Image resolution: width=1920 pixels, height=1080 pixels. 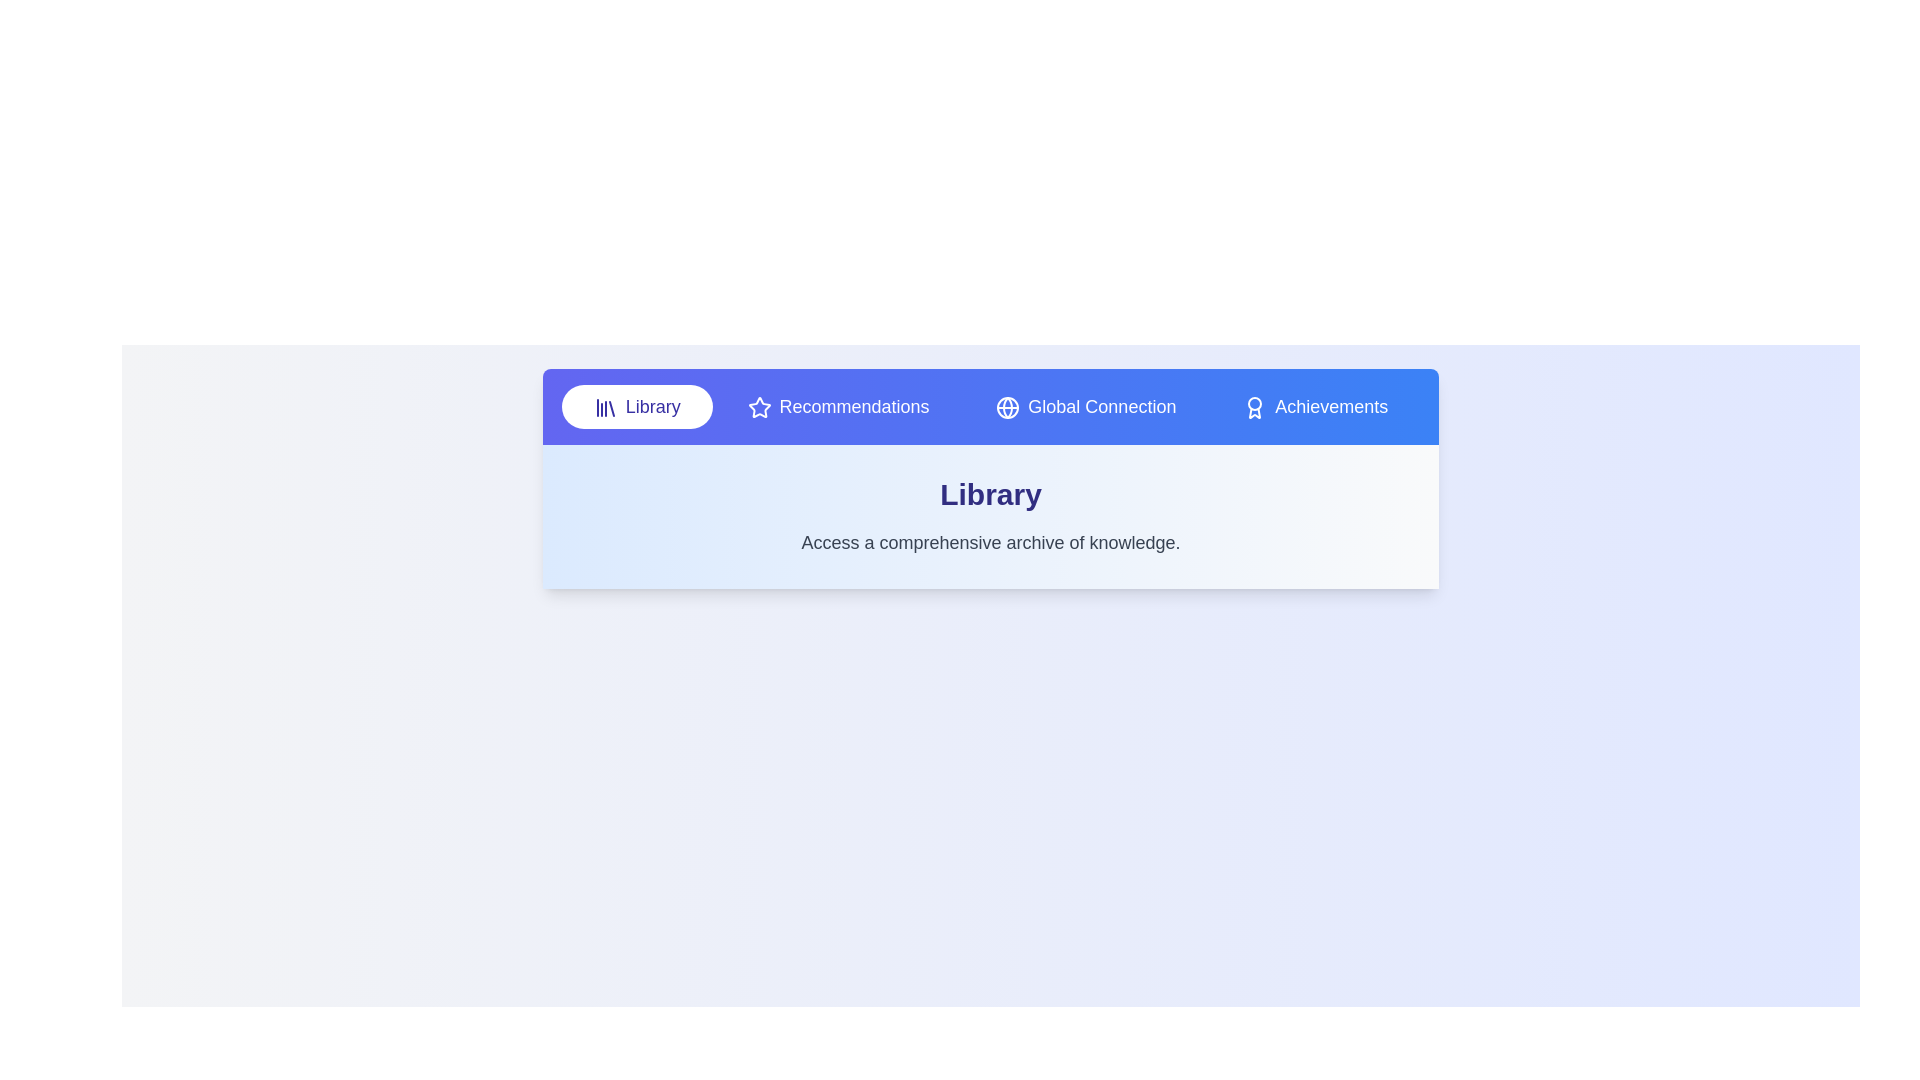 What do you see at coordinates (1085, 406) in the screenshot?
I see `the tab labeled Global Connection to switch to the corresponding view` at bounding box center [1085, 406].